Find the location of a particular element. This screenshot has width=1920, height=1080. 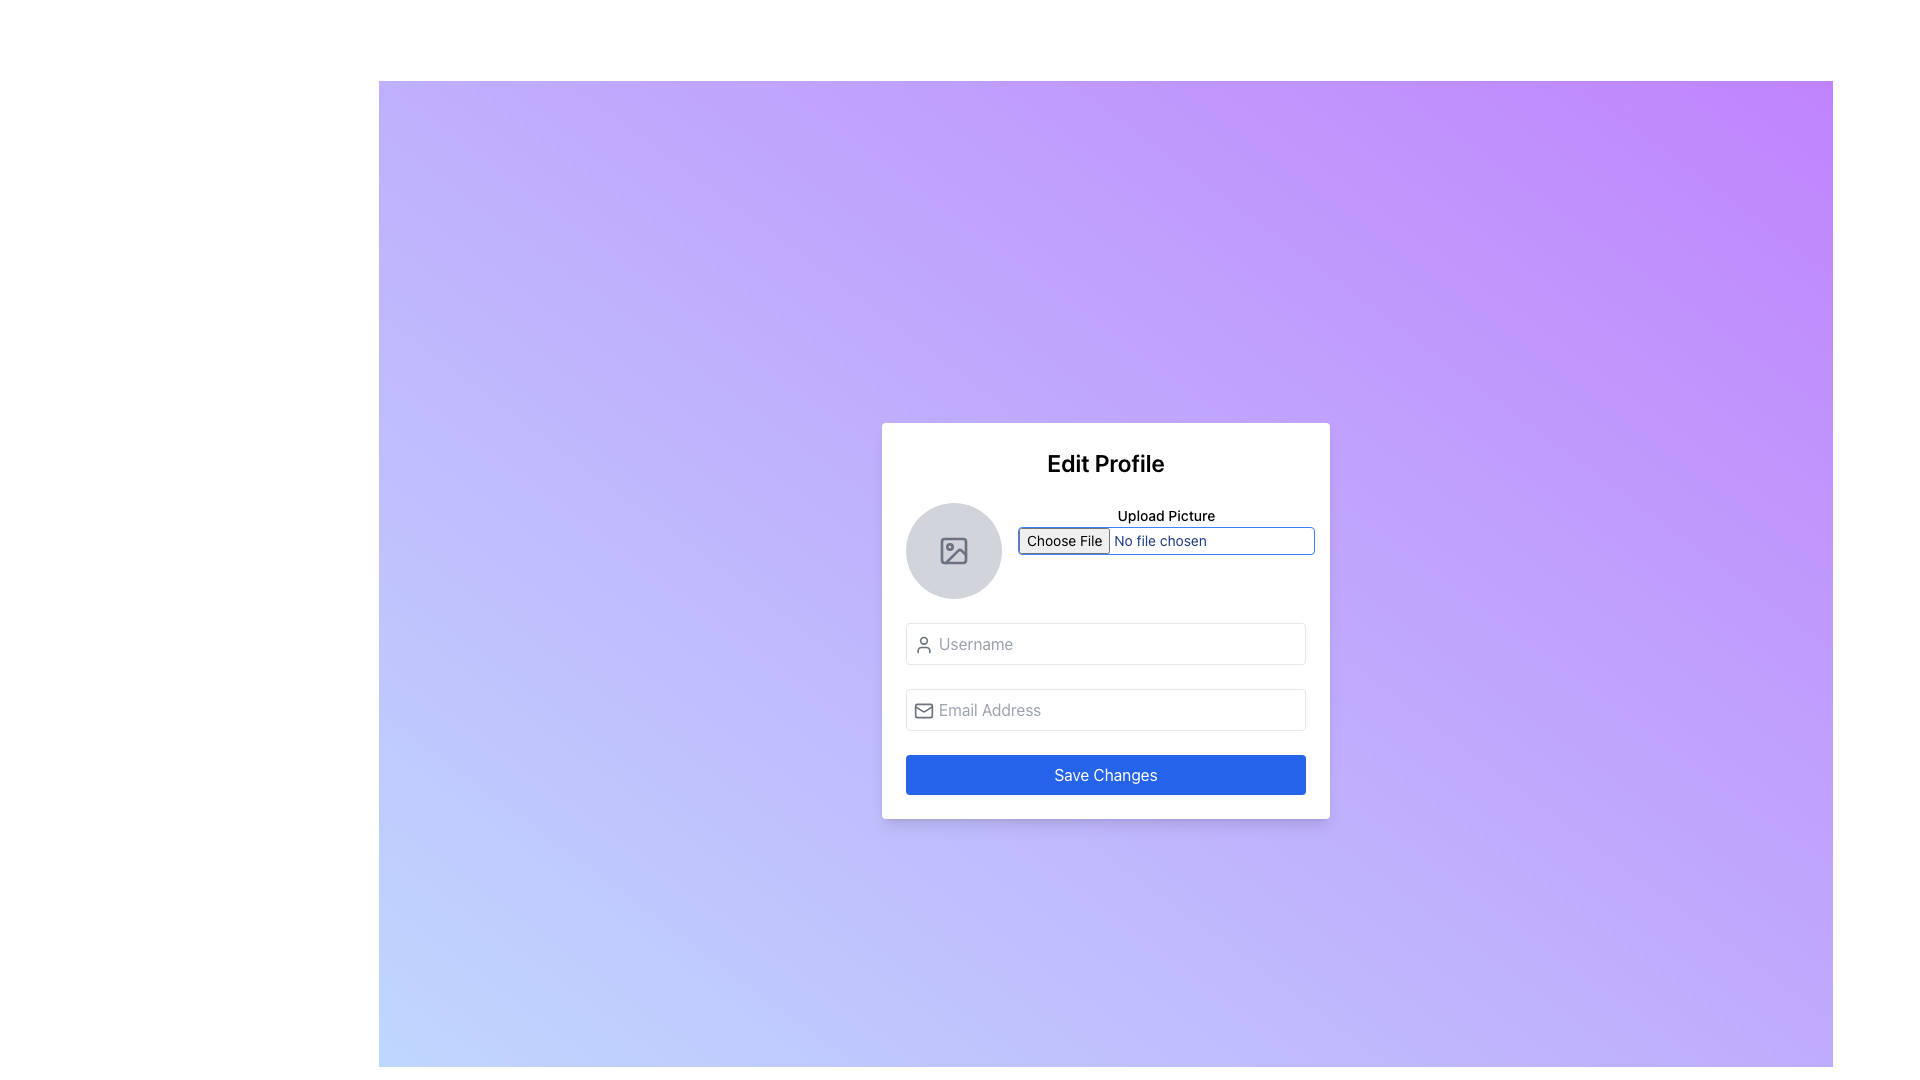

the bold text label saying 'Edit Profile' which is positioned at the top of the centered form interface is located at coordinates (1104, 462).